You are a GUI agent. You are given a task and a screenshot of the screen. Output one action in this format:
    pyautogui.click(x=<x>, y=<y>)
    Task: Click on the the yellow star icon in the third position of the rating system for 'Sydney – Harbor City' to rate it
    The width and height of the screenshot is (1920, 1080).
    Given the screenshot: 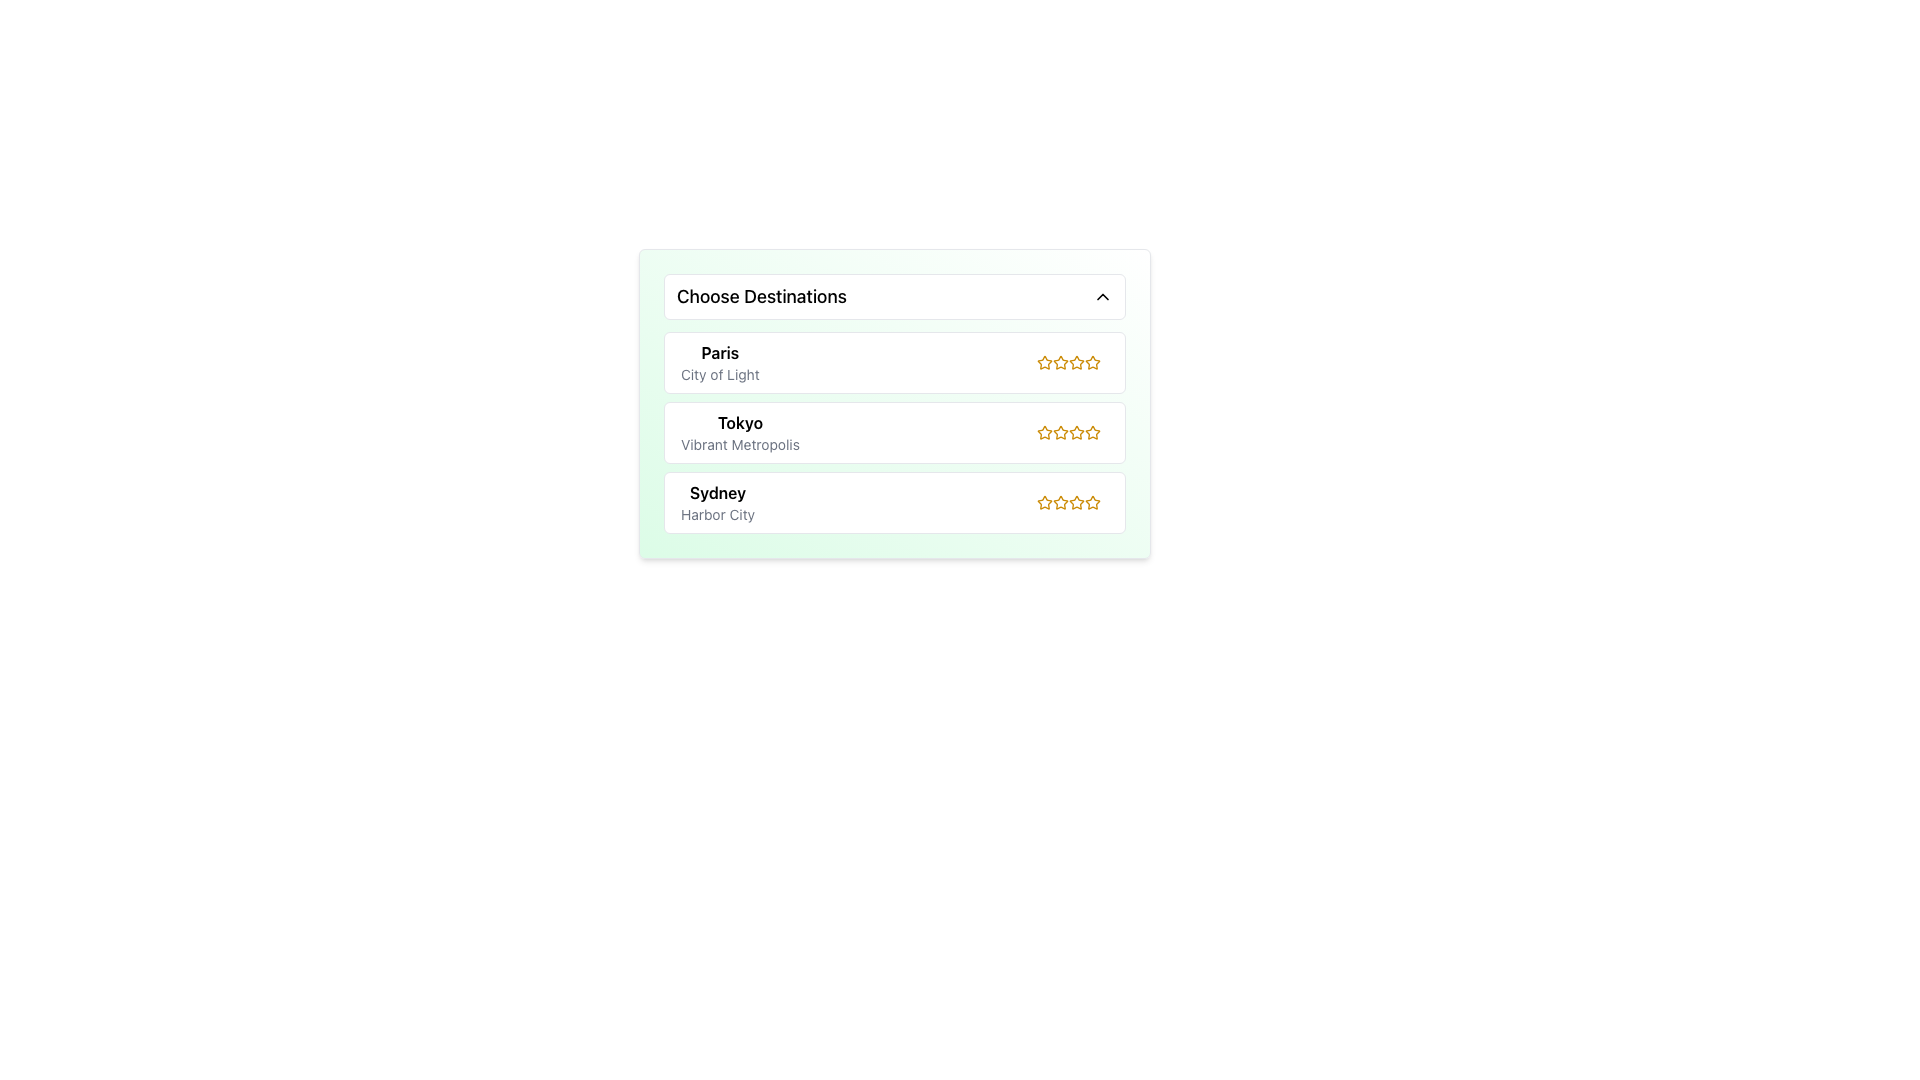 What is the action you would take?
    pyautogui.click(x=1068, y=501)
    